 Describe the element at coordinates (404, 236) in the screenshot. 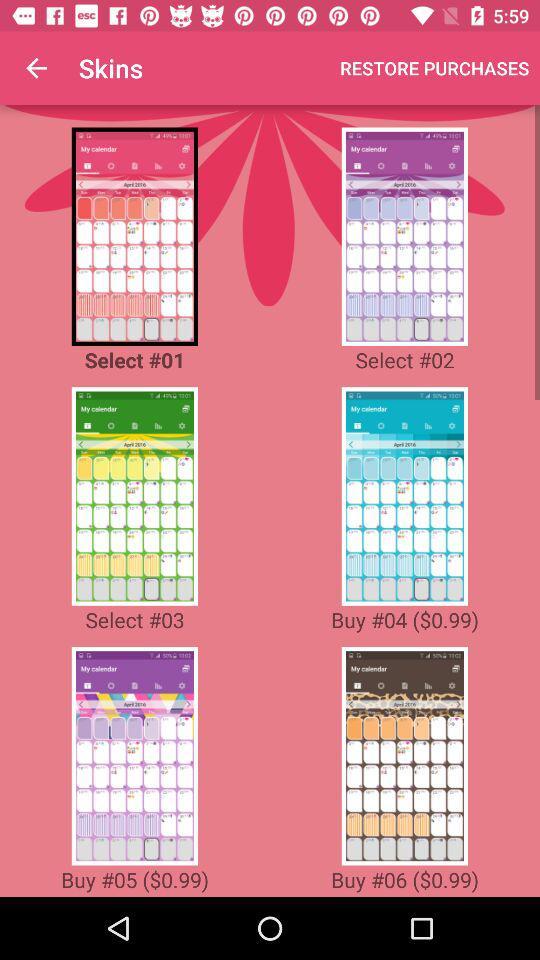

I see `theme selection` at that location.